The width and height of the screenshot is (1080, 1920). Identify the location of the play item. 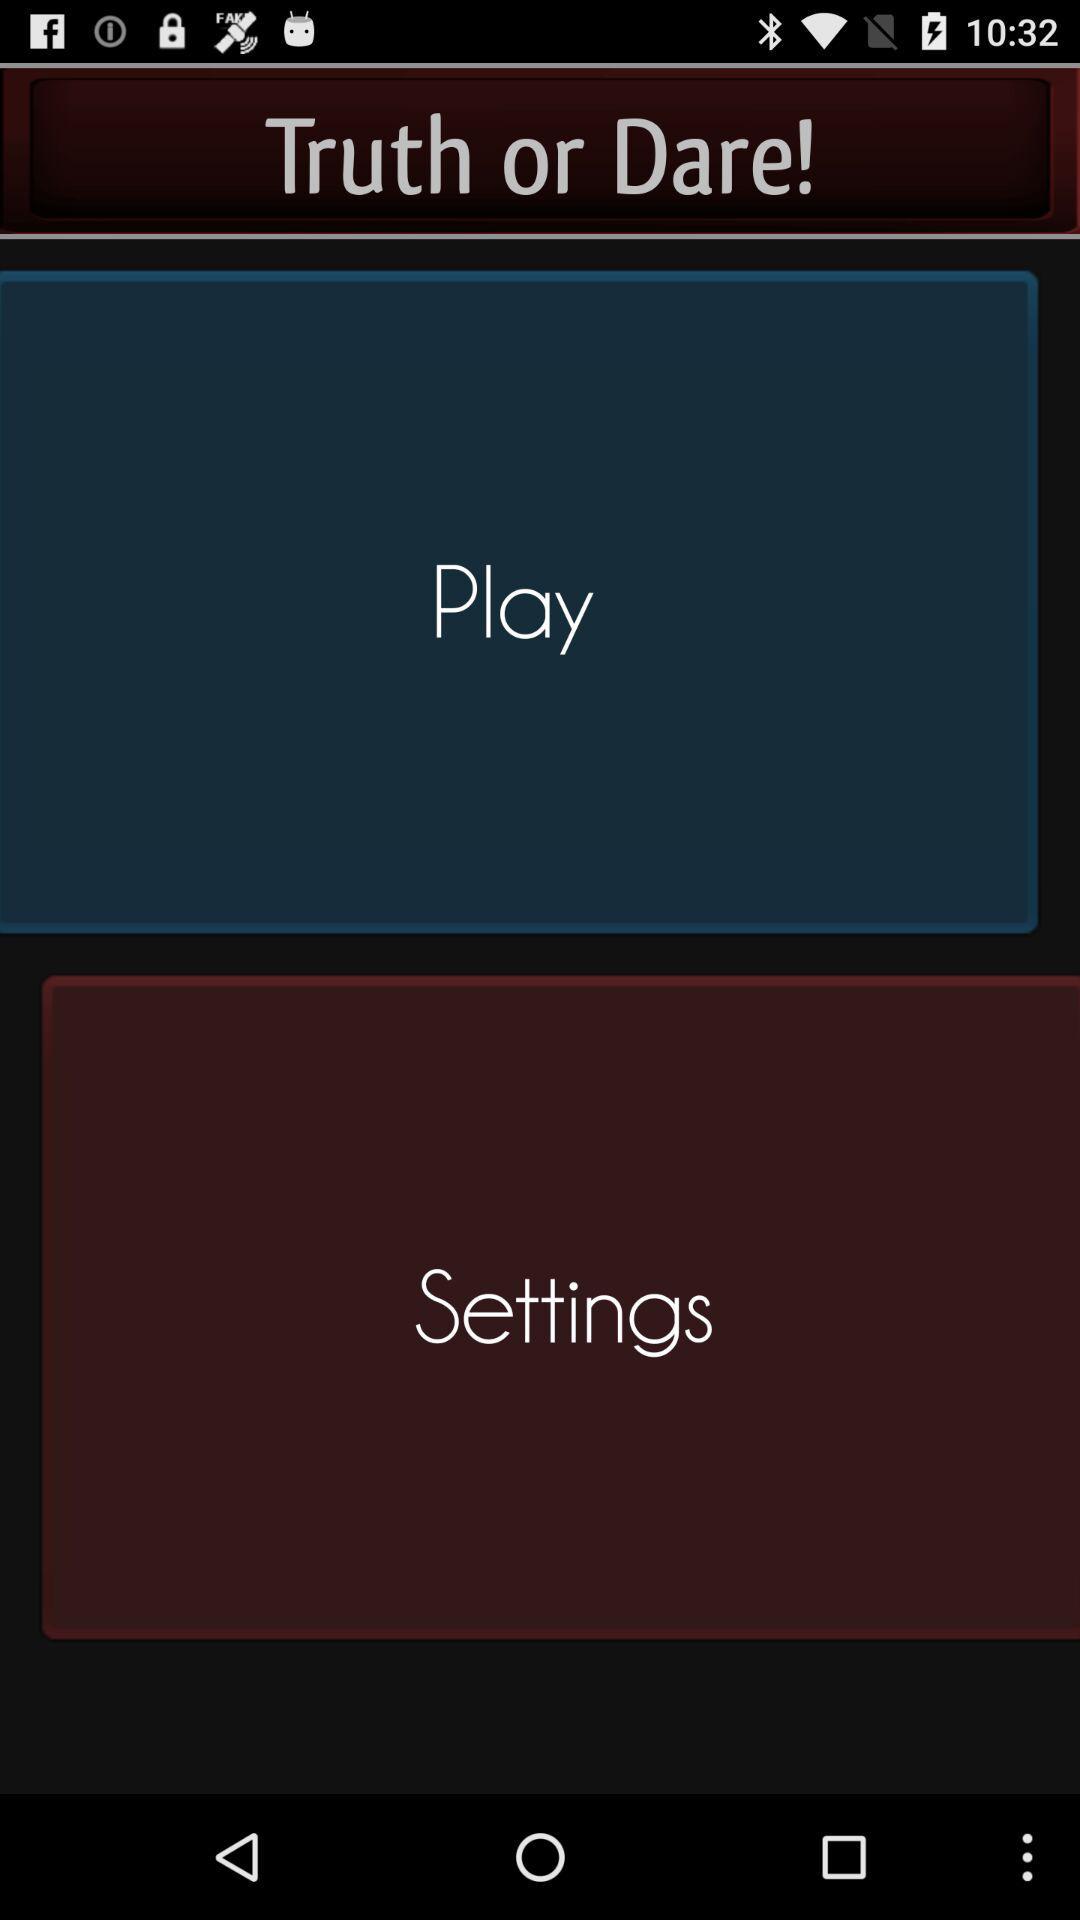
(525, 610).